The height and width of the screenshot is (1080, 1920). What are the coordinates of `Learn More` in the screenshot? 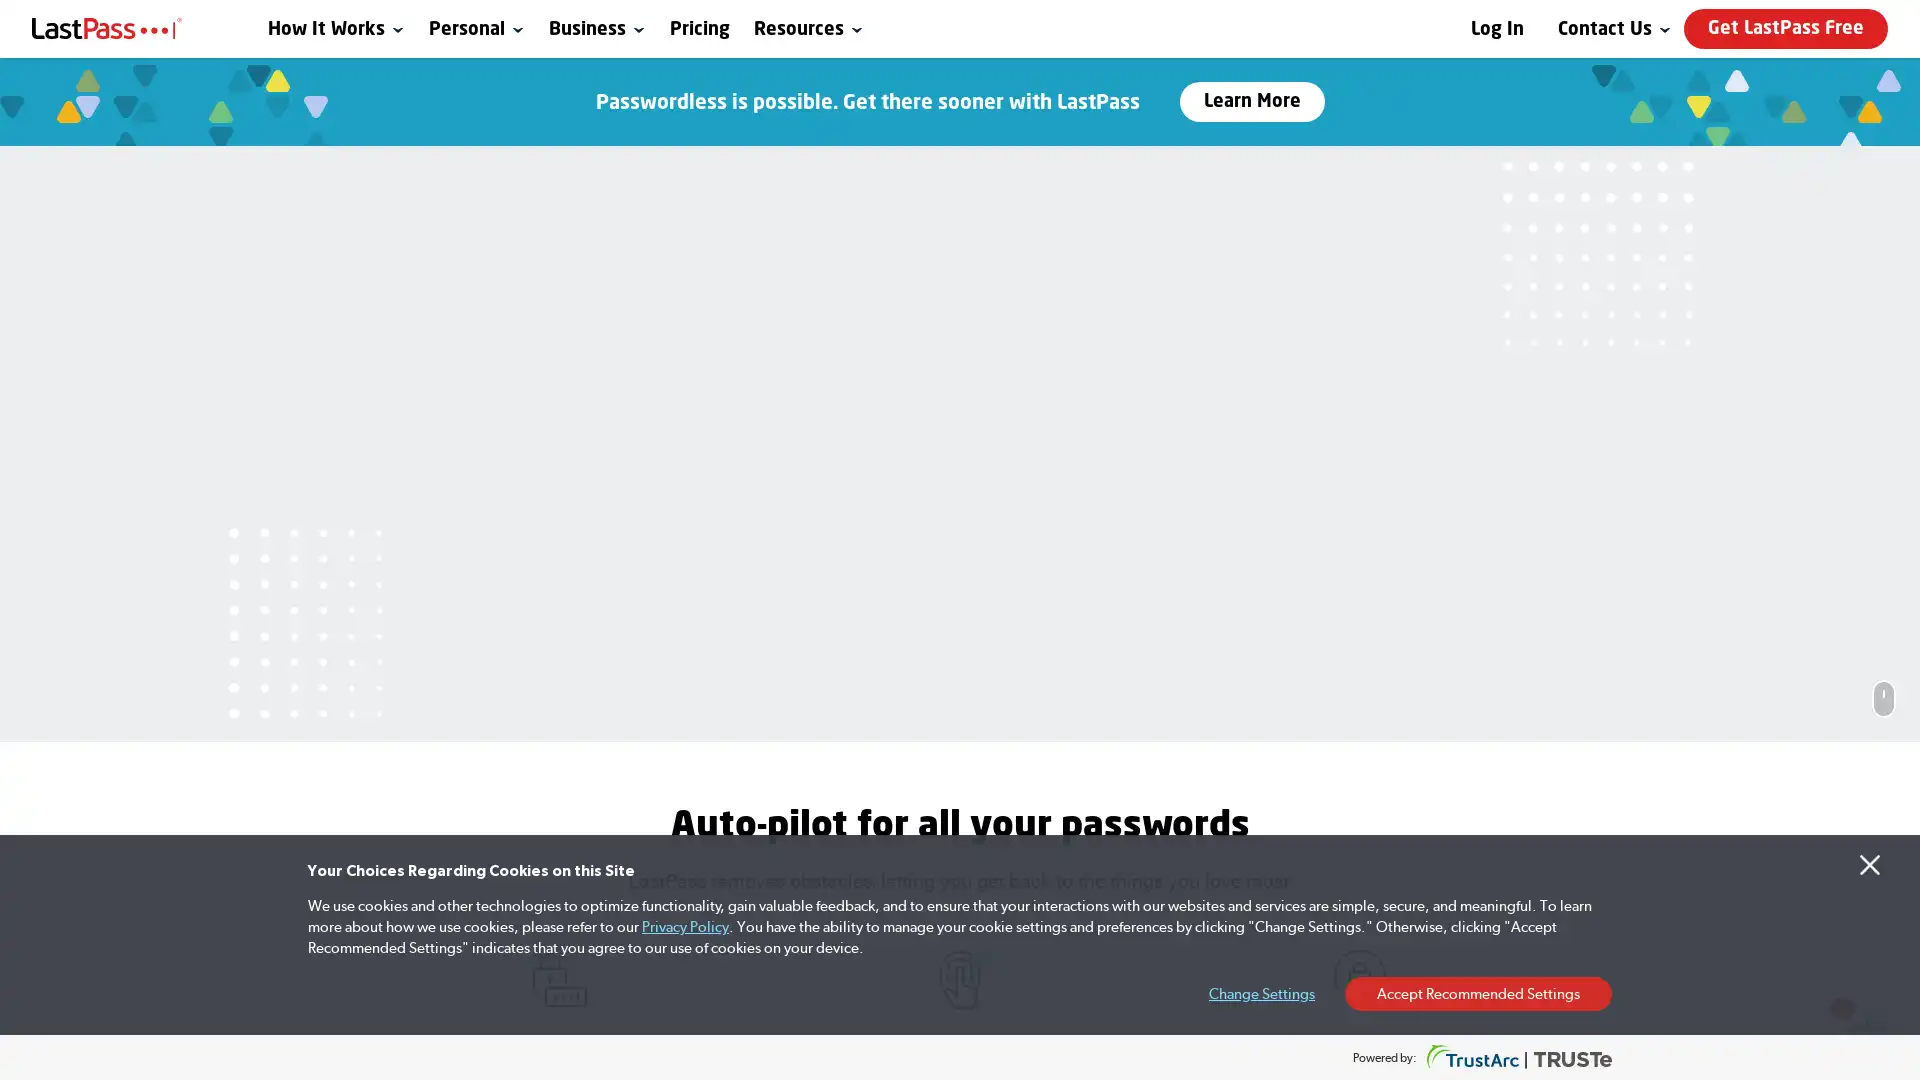 It's located at (1250, 101).